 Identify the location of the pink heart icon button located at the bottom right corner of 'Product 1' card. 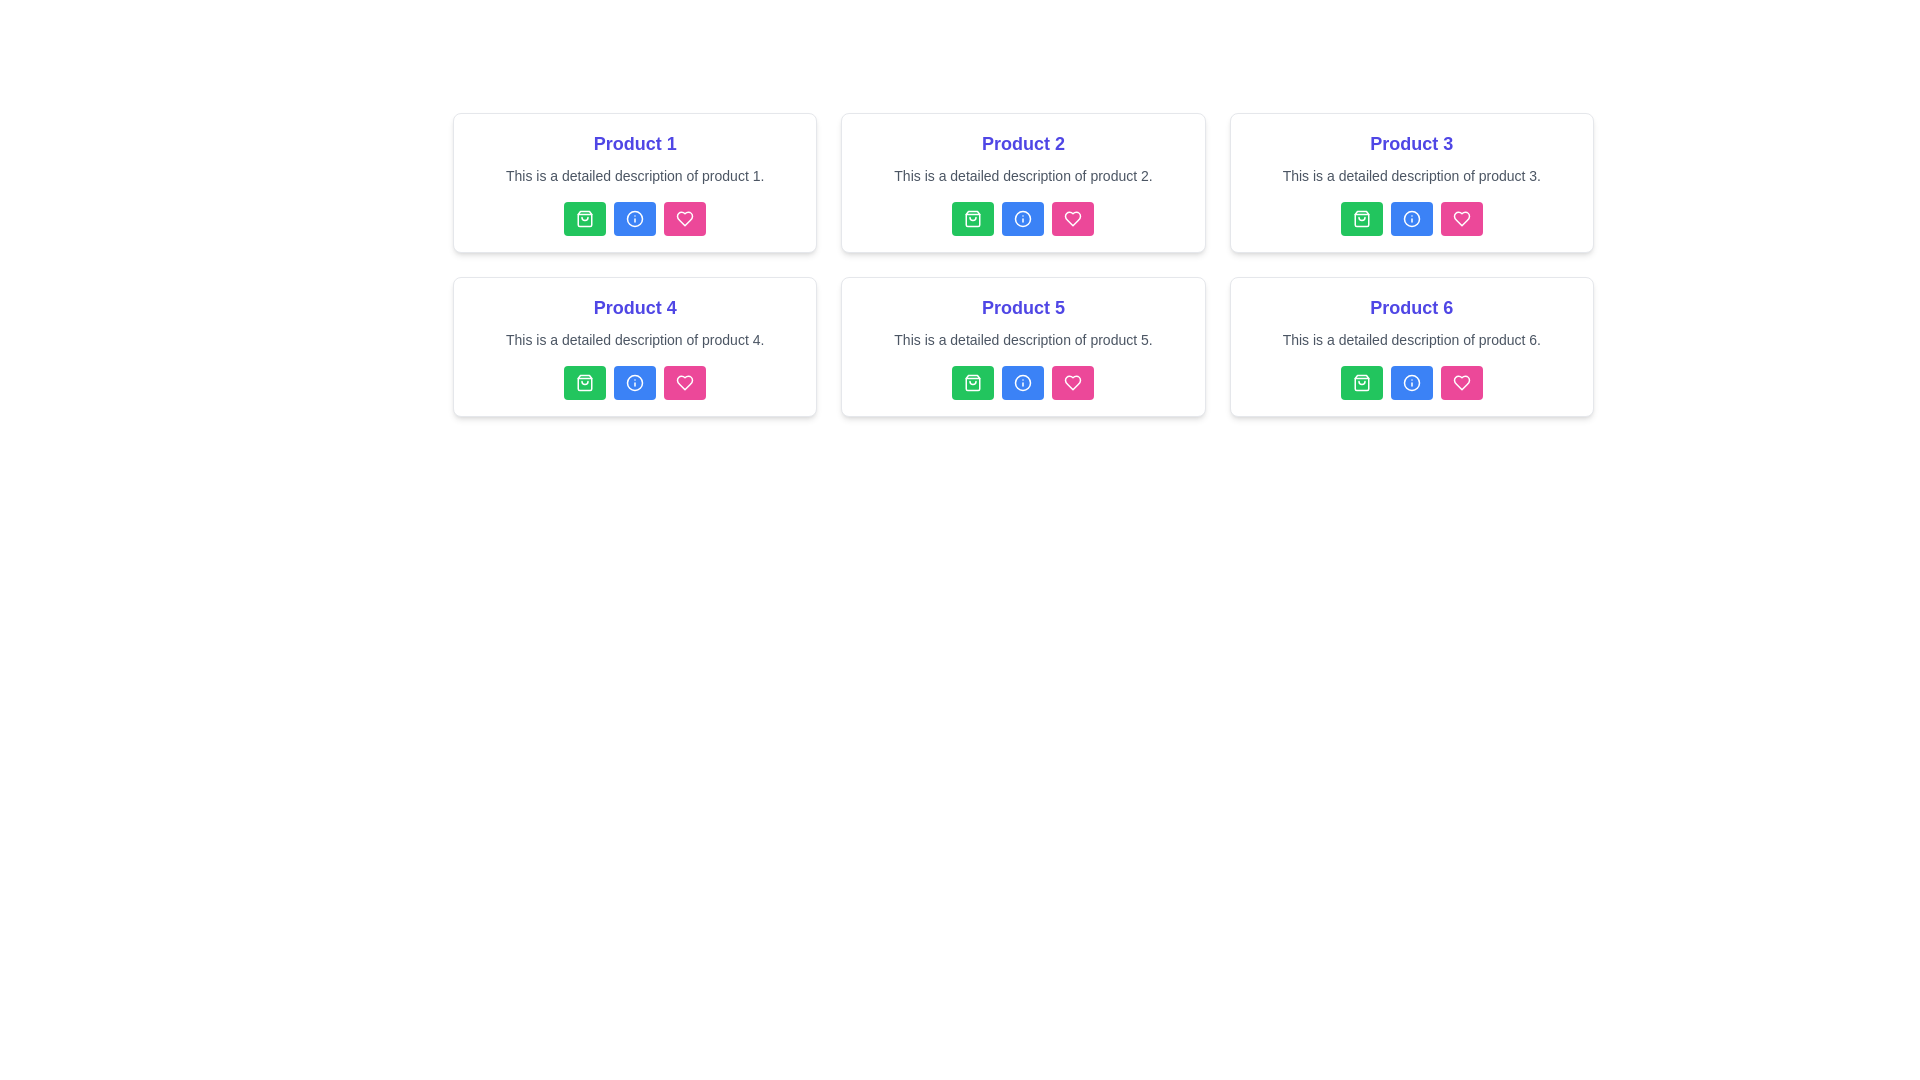
(685, 382).